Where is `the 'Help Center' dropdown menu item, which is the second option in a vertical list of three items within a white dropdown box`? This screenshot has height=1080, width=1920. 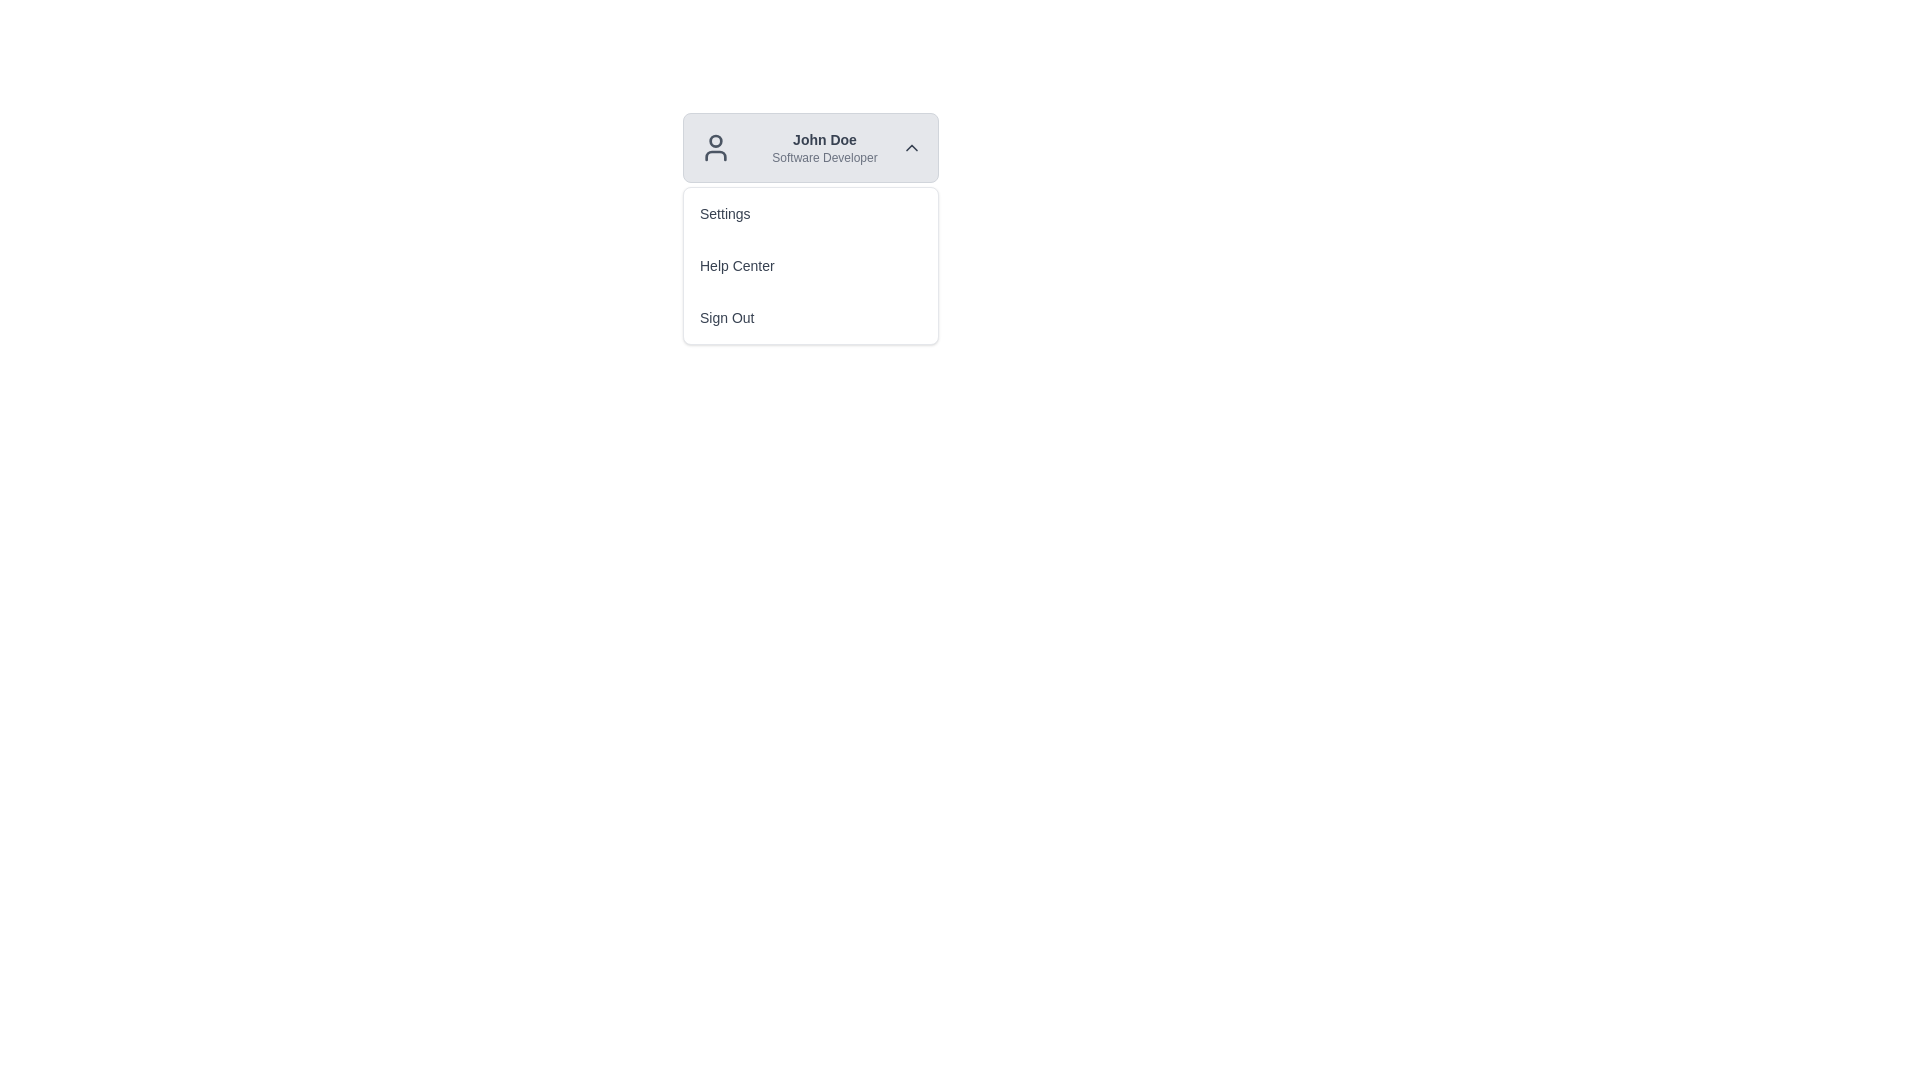 the 'Help Center' dropdown menu item, which is the second option in a vertical list of three items within a white dropdown box is located at coordinates (811, 265).